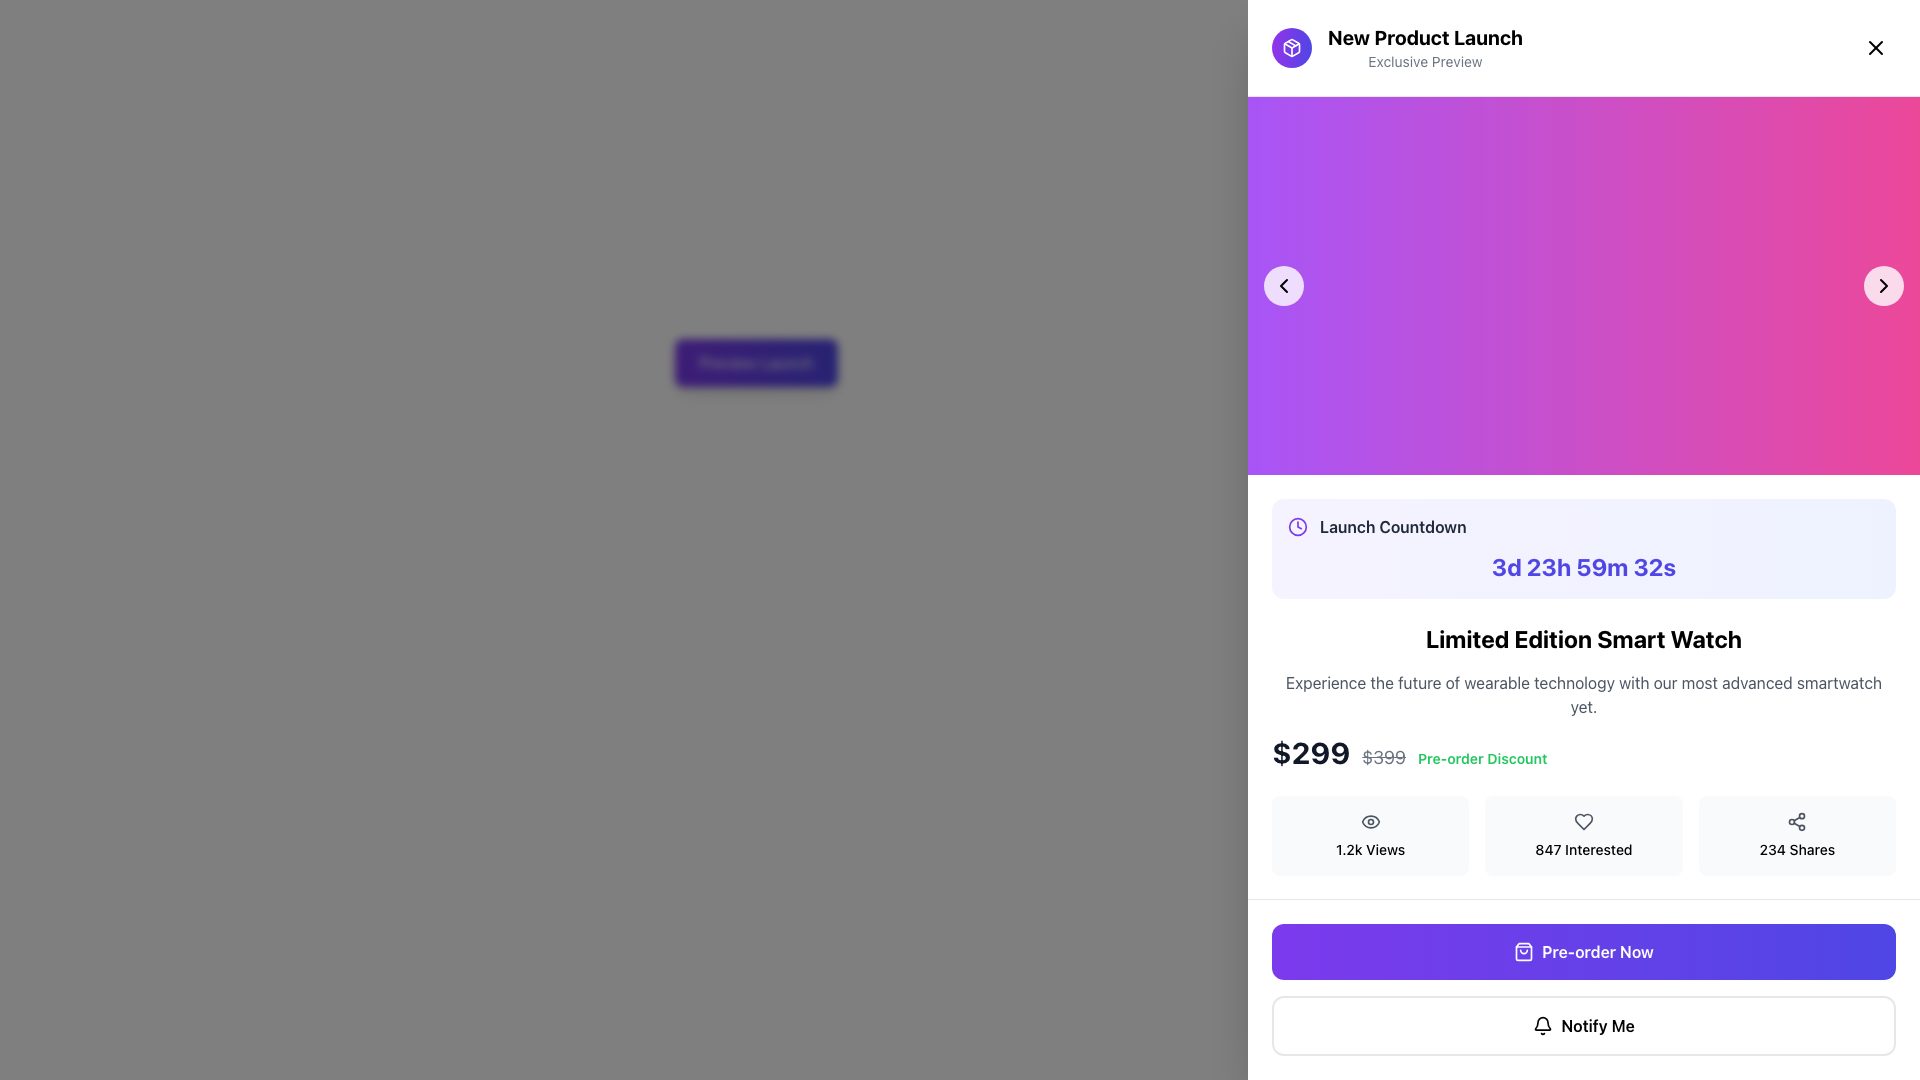  What do you see at coordinates (1424, 60) in the screenshot?
I see `text label positioned immediately below the 'New Product Launch' title in the top-right region of the interface` at bounding box center [1424, 60].